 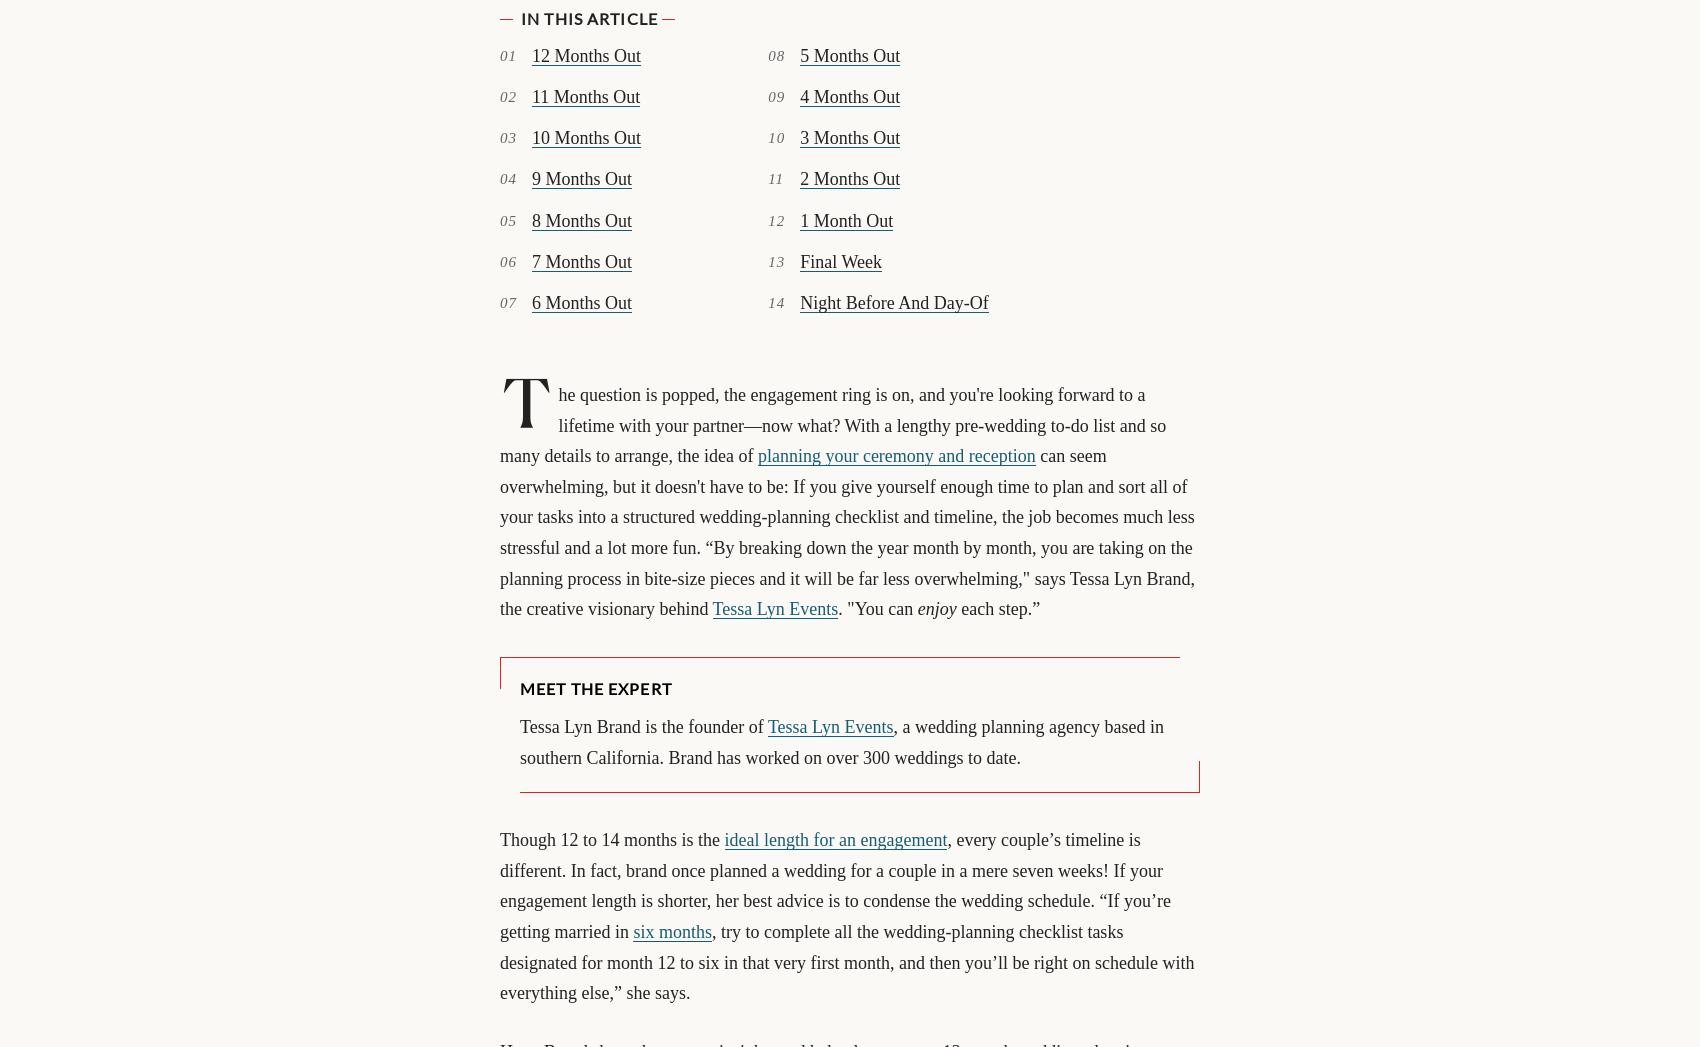 I want to click on ', try to complete all the wedding-planning checklist tasks designated for month 12 to six in that very first month, and then you’ll be right on schedule with everything else,” she says.', so click(x=845, y=960).